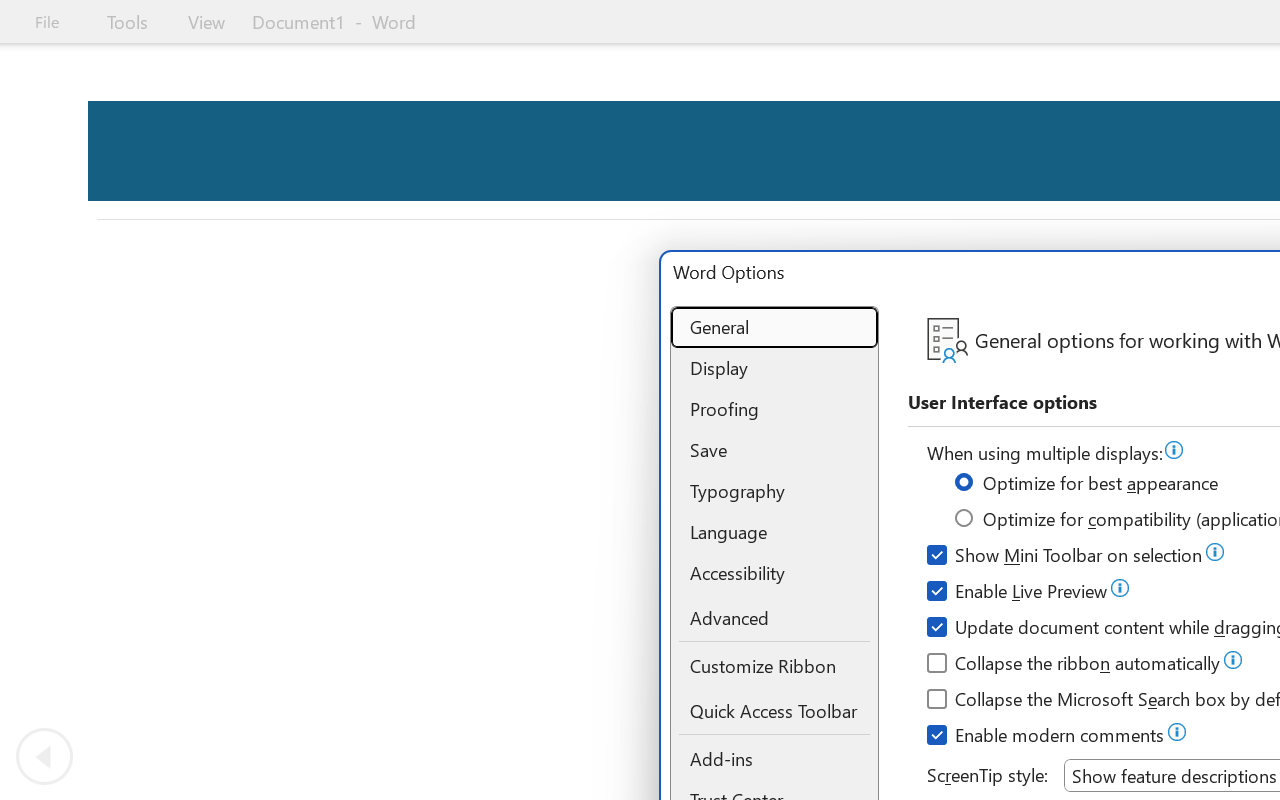  Describe the element at coordinates (1074, 665) in the screenshot. I see `'Collapse the ribbon automatically'` at that location.